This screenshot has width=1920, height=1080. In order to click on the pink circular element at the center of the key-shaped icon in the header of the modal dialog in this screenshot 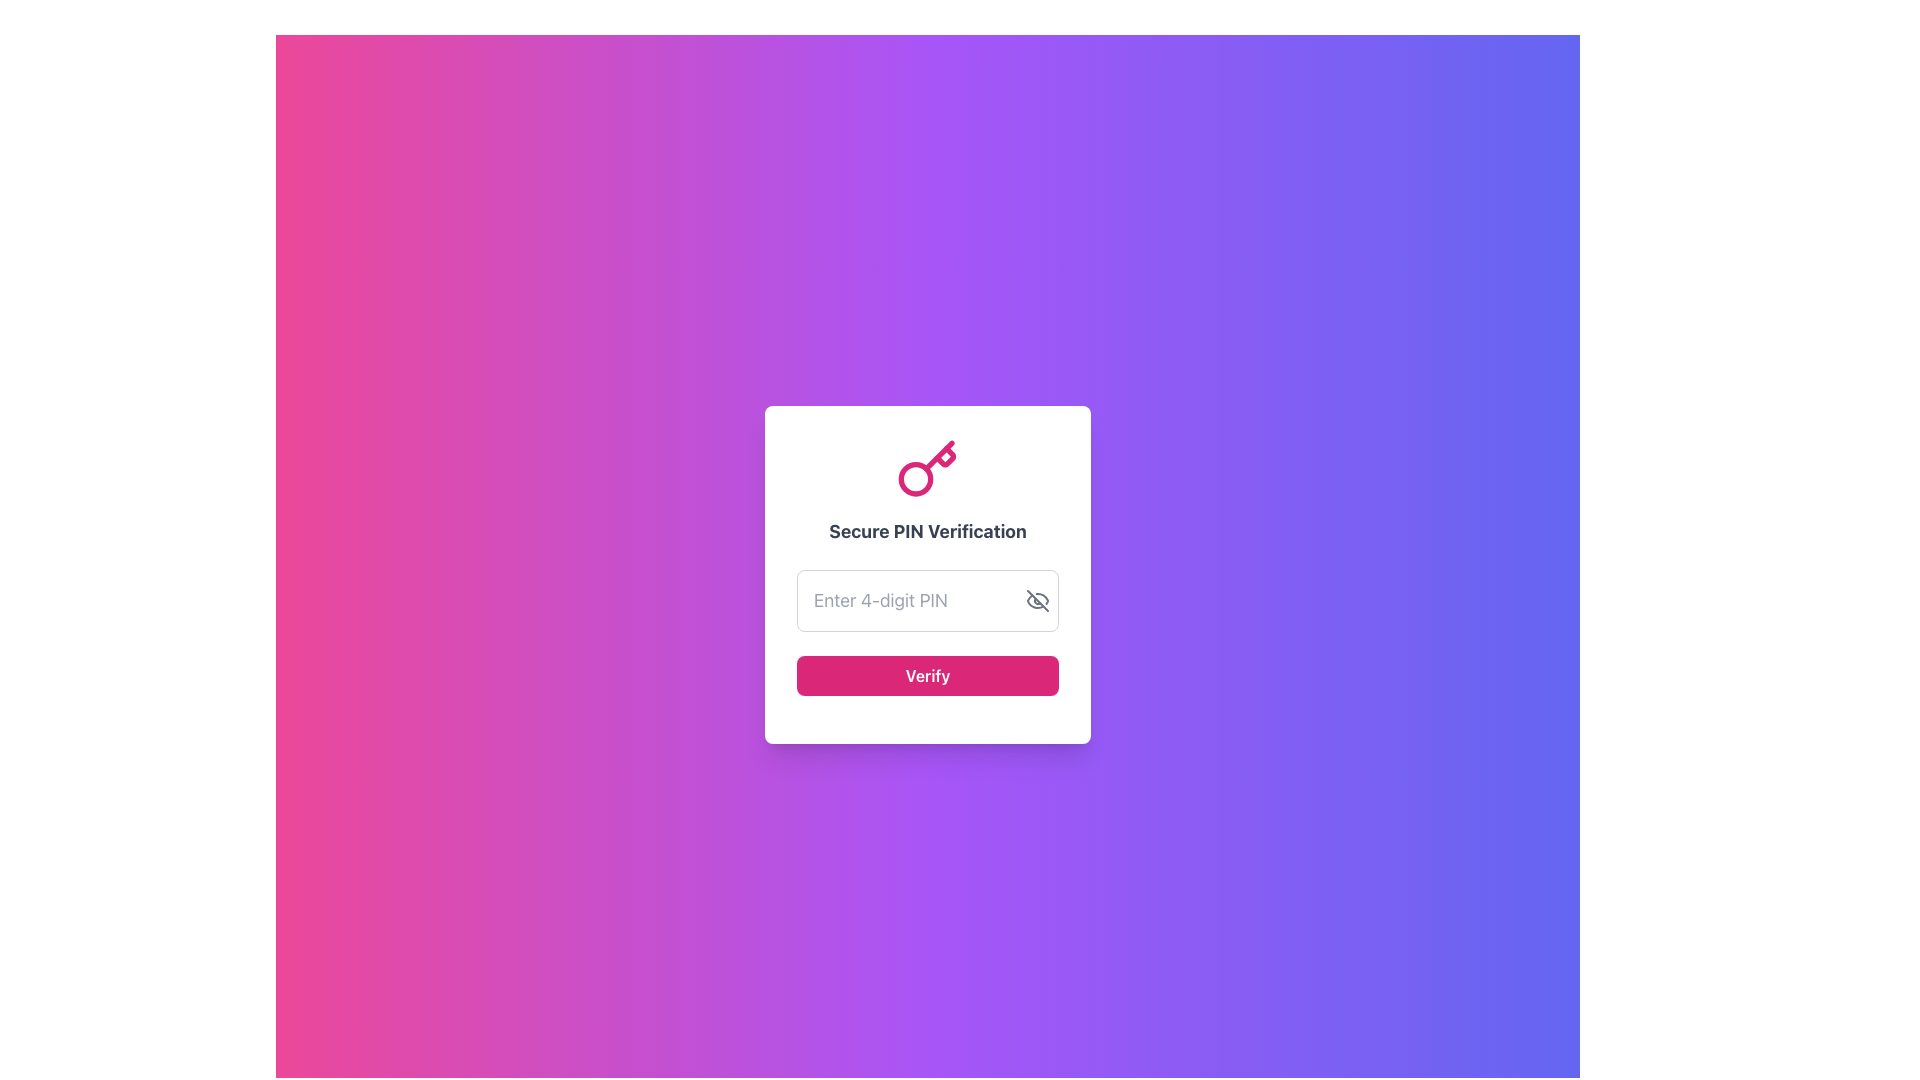, I will do `click(915, 478)`.